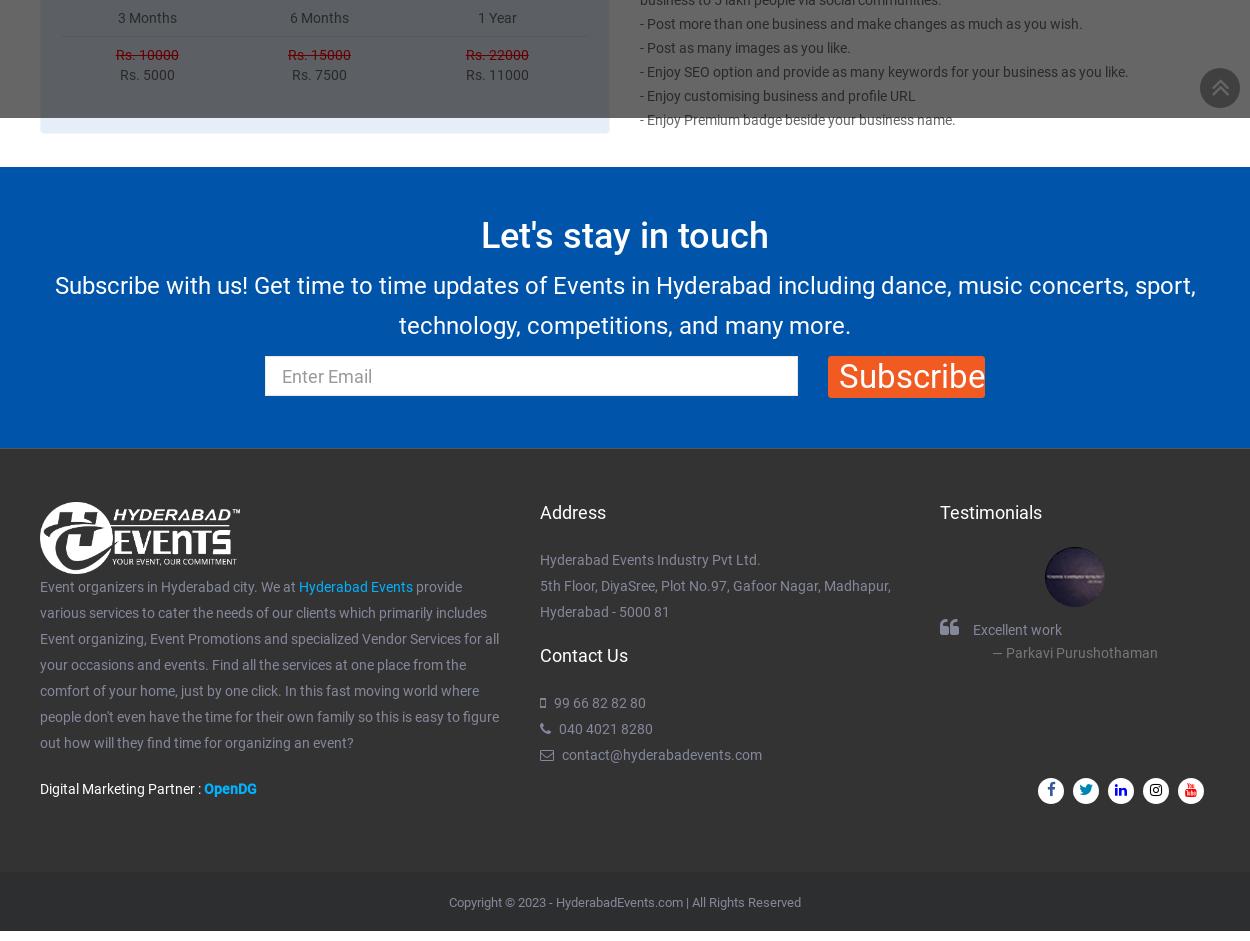 Image resolution: width=1250 pixels, height=941 pixels. I want to click on 'Let's stay in touch', so click(625, 233).